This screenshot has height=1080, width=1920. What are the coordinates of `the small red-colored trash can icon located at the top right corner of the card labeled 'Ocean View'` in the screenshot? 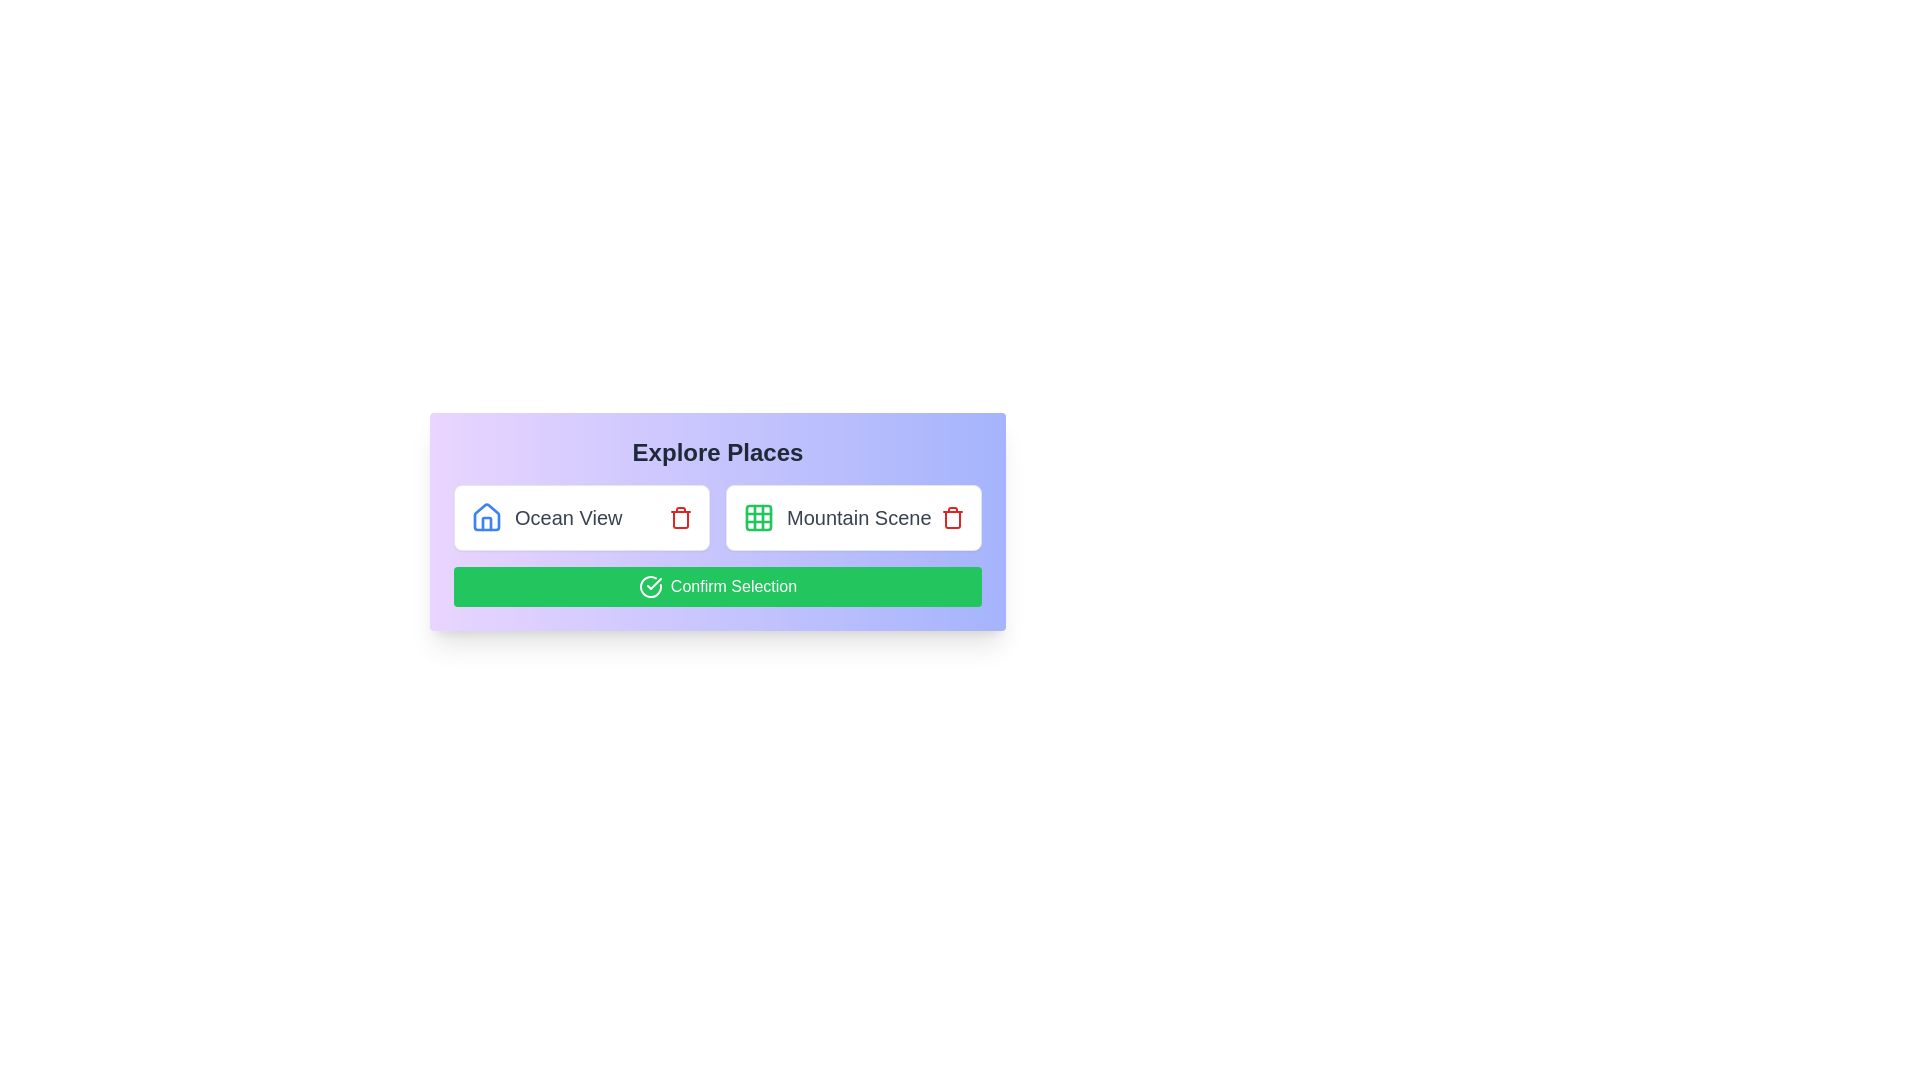 It's located at (681, 516).